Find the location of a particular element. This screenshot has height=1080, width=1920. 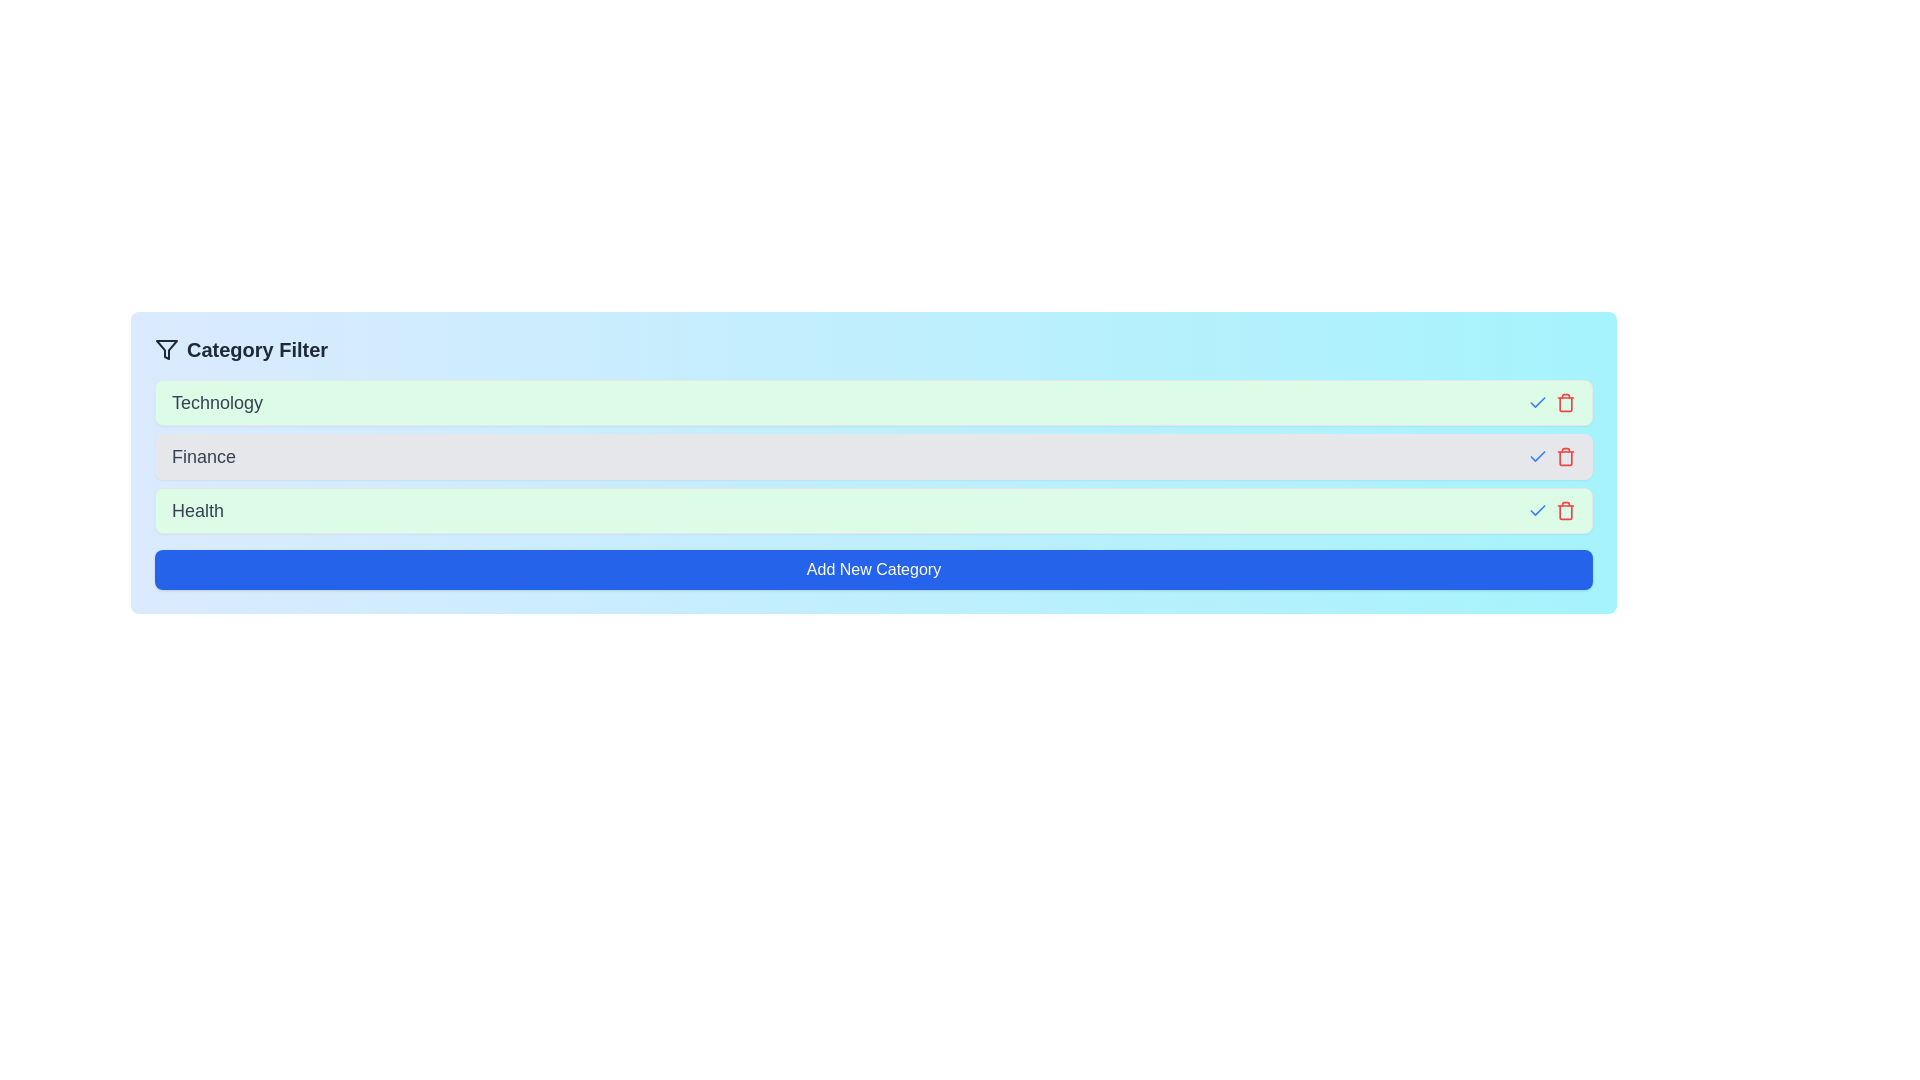

the category Technology is located at coordinates (1536, 402).